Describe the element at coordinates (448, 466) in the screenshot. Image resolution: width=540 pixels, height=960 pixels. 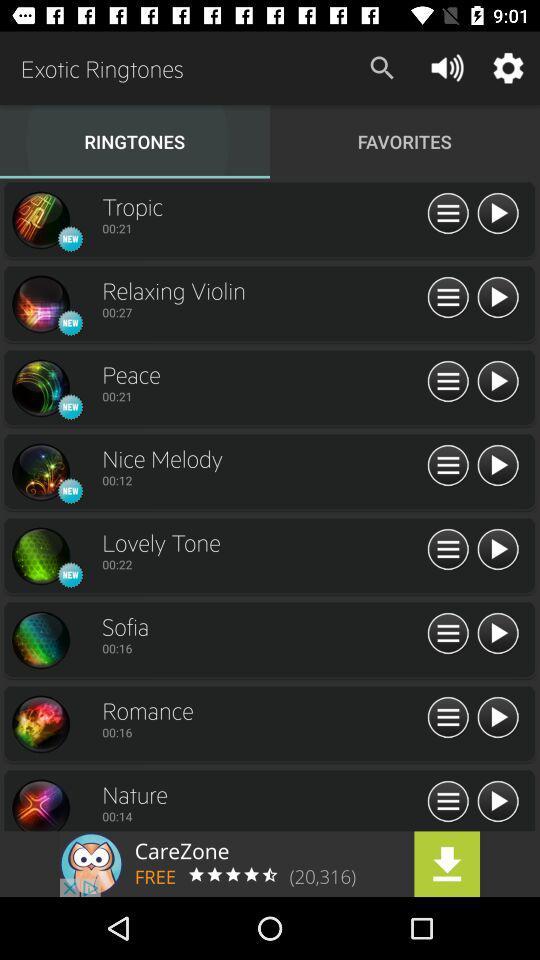
I see `new playlist` at that location.